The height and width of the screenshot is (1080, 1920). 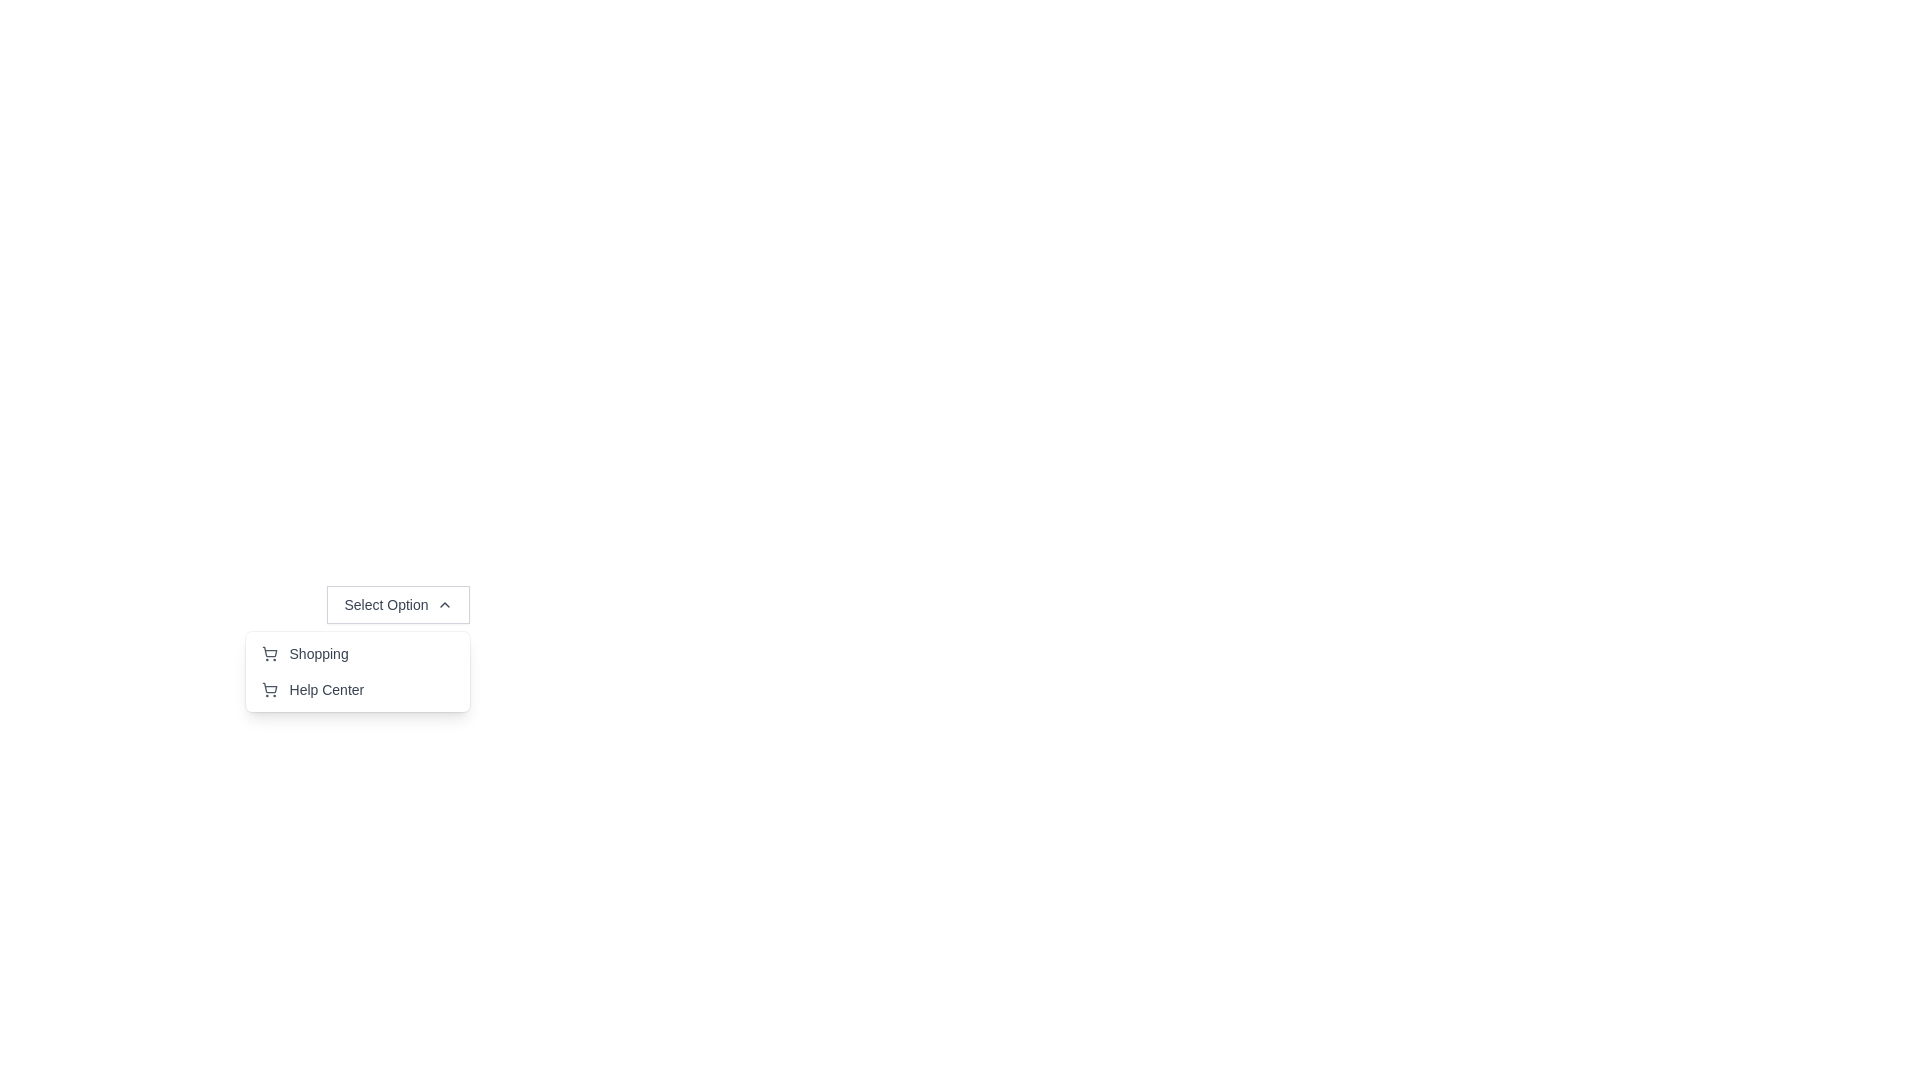 I want to click on the first item in the dropdown menu, which serves as a selectable option leading to a shopping-related interface, so click(x=357, y=671).